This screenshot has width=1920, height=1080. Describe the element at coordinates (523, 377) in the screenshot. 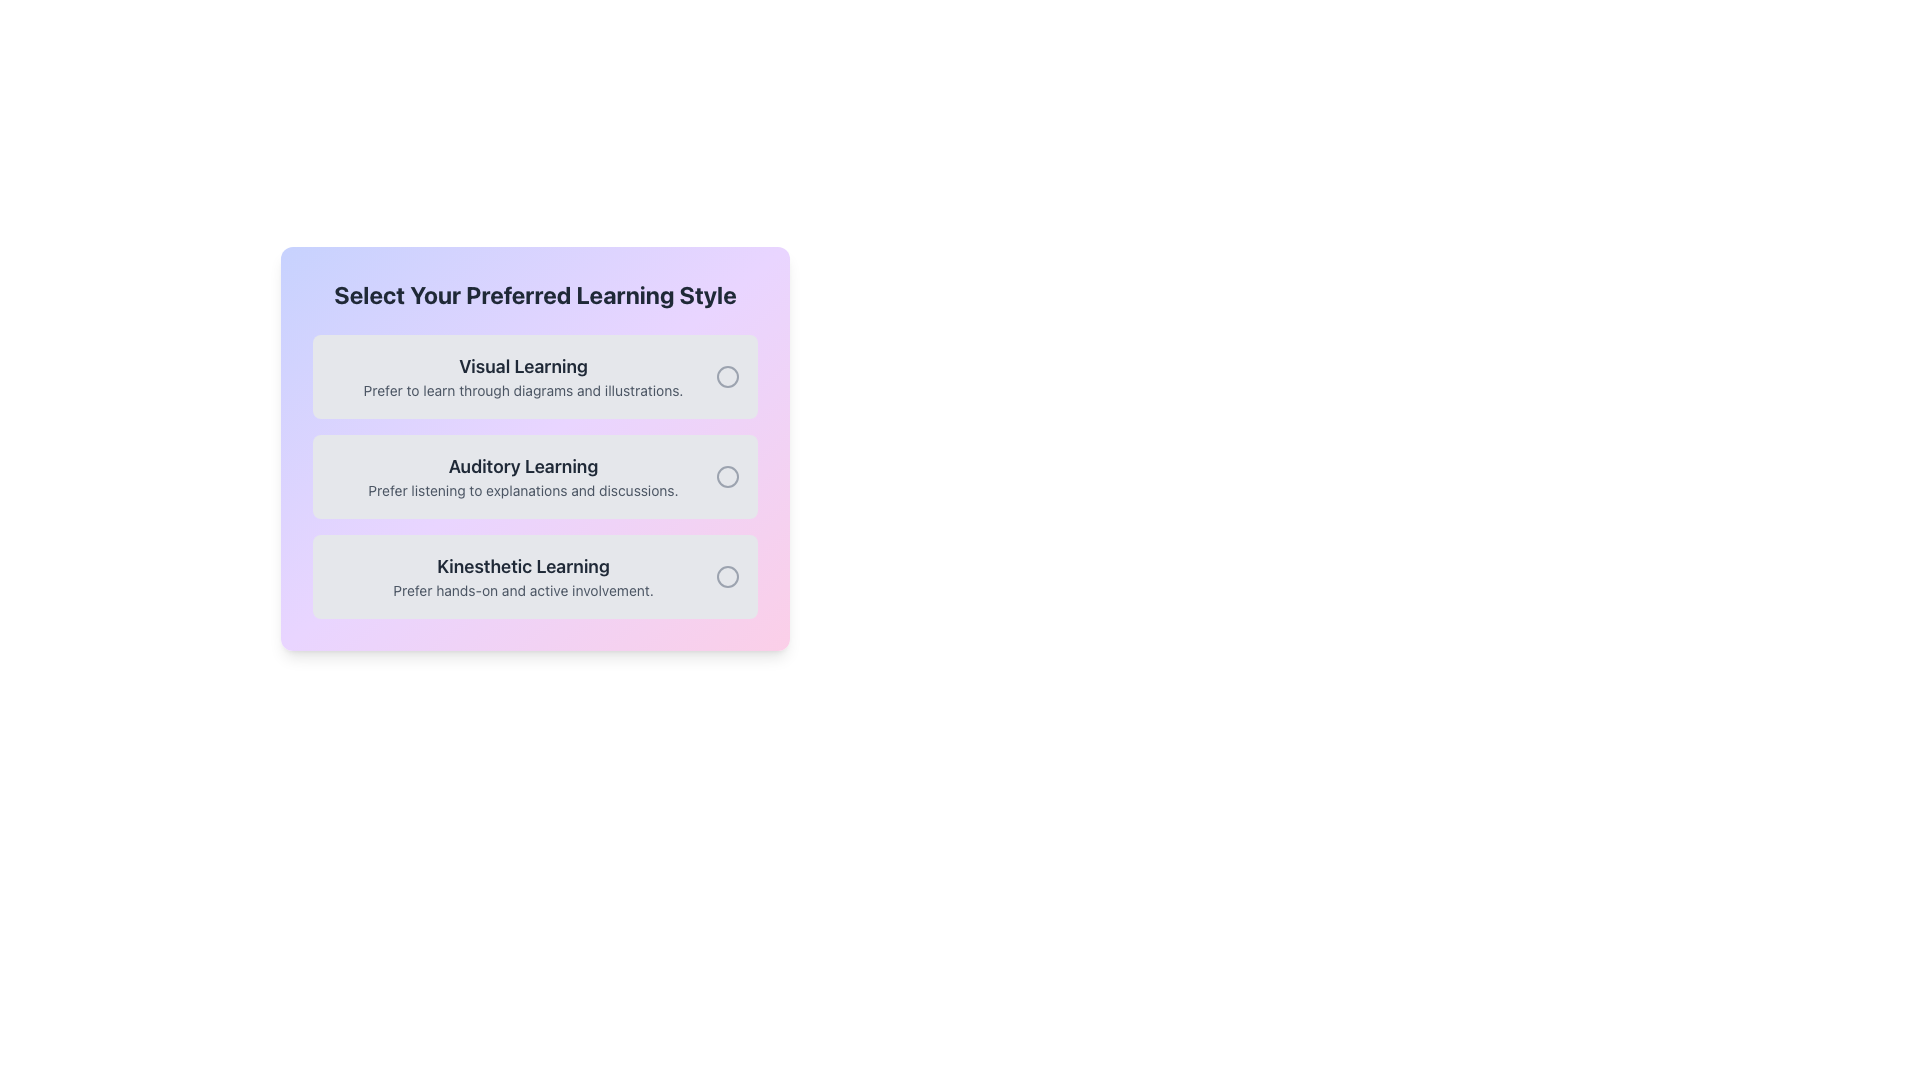

I see `the text label option for visual learning styles, located at the top of the list under 'Select Your Preferred Learning Style.'` at that location.